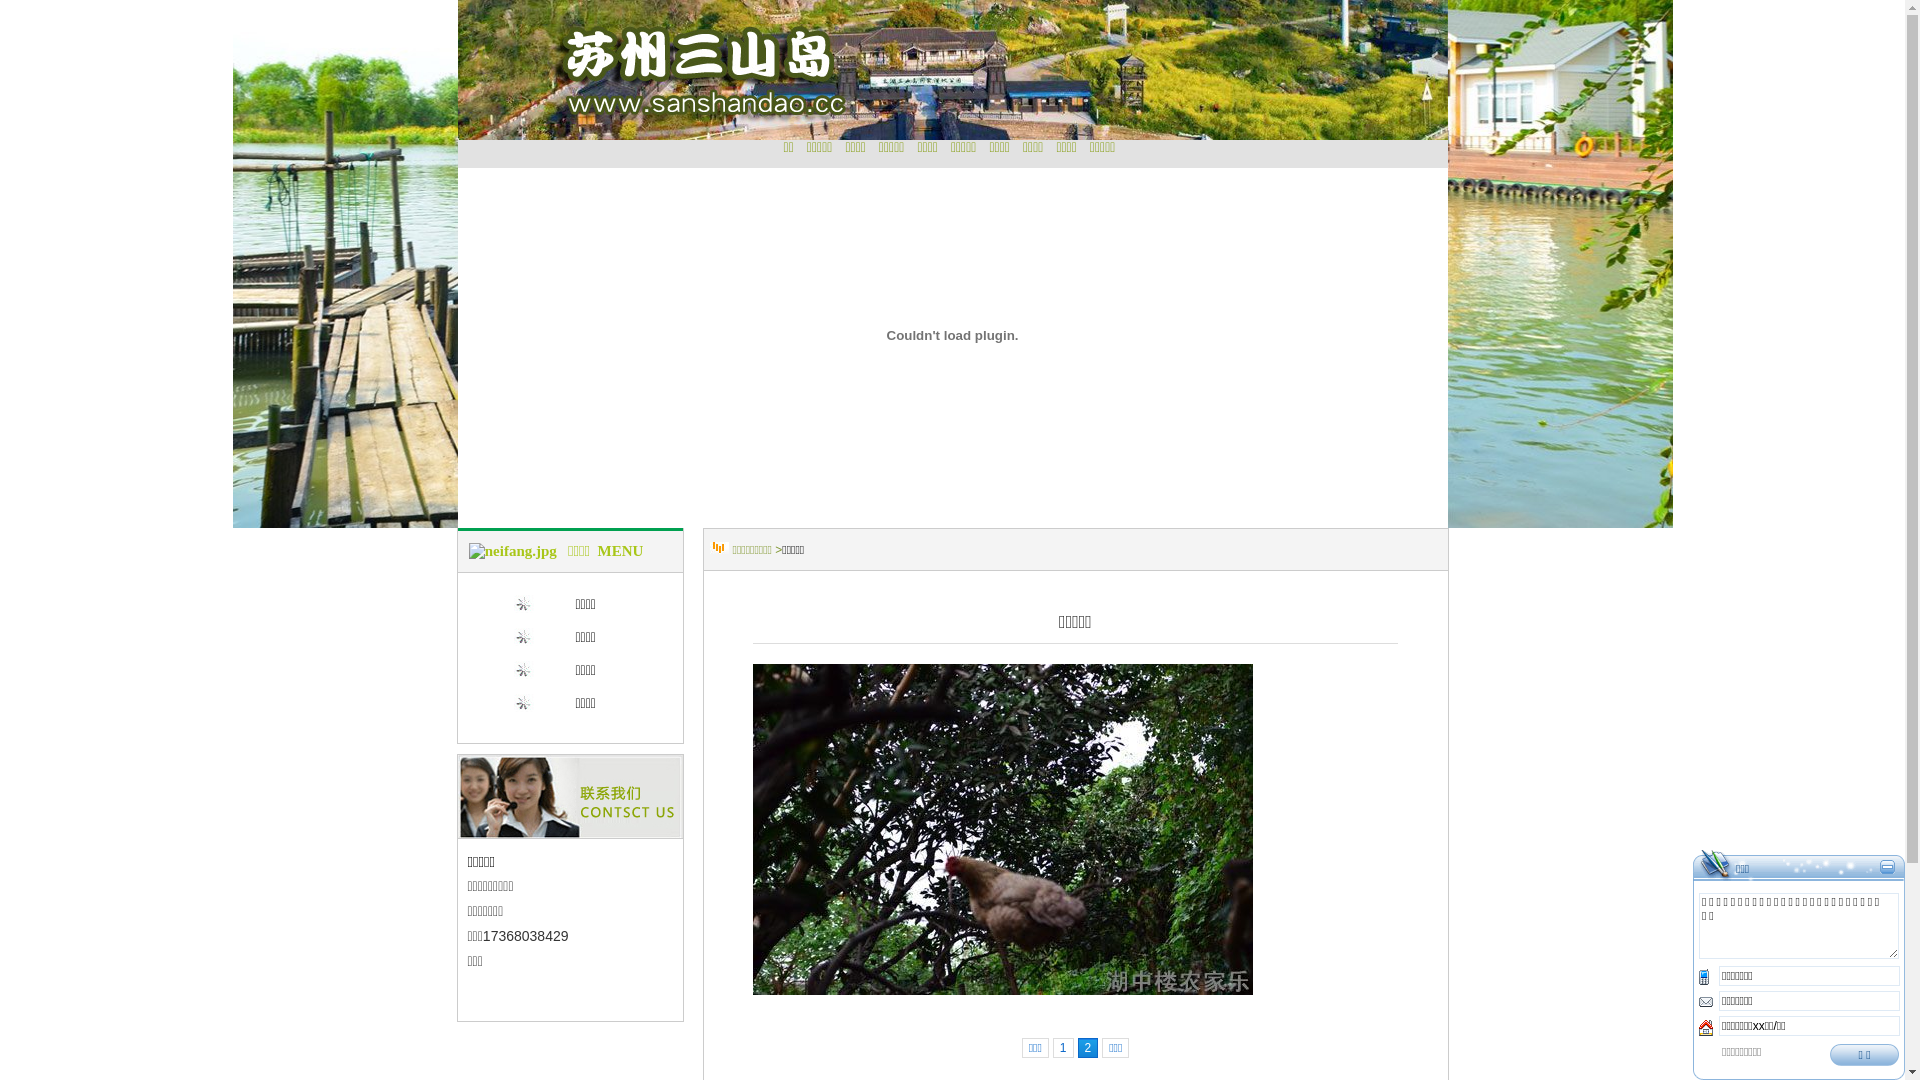  I want to click on '1', so click(1051, 1047).